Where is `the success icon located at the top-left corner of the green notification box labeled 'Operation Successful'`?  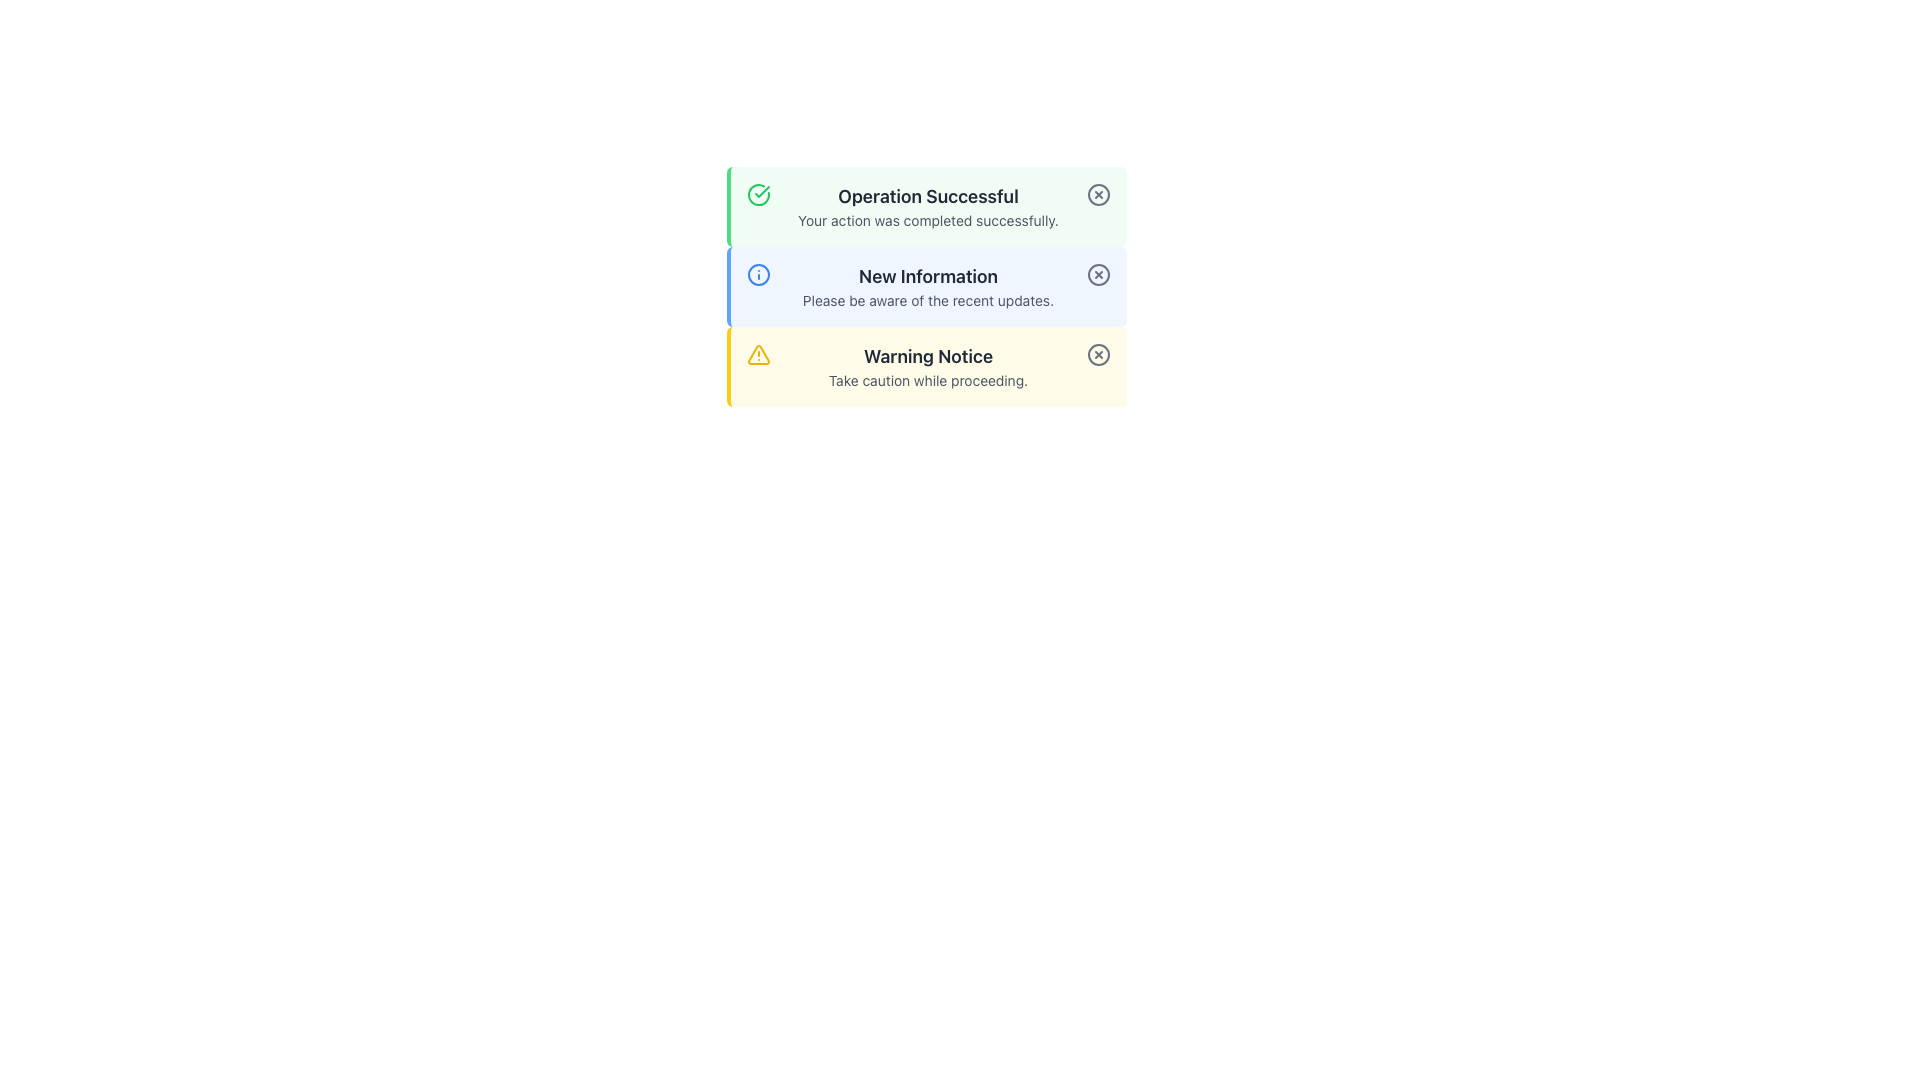
the success icon located at the top-left corner of the green notification box labeled 'Operation Successful' is located at coordinates (757, 195).